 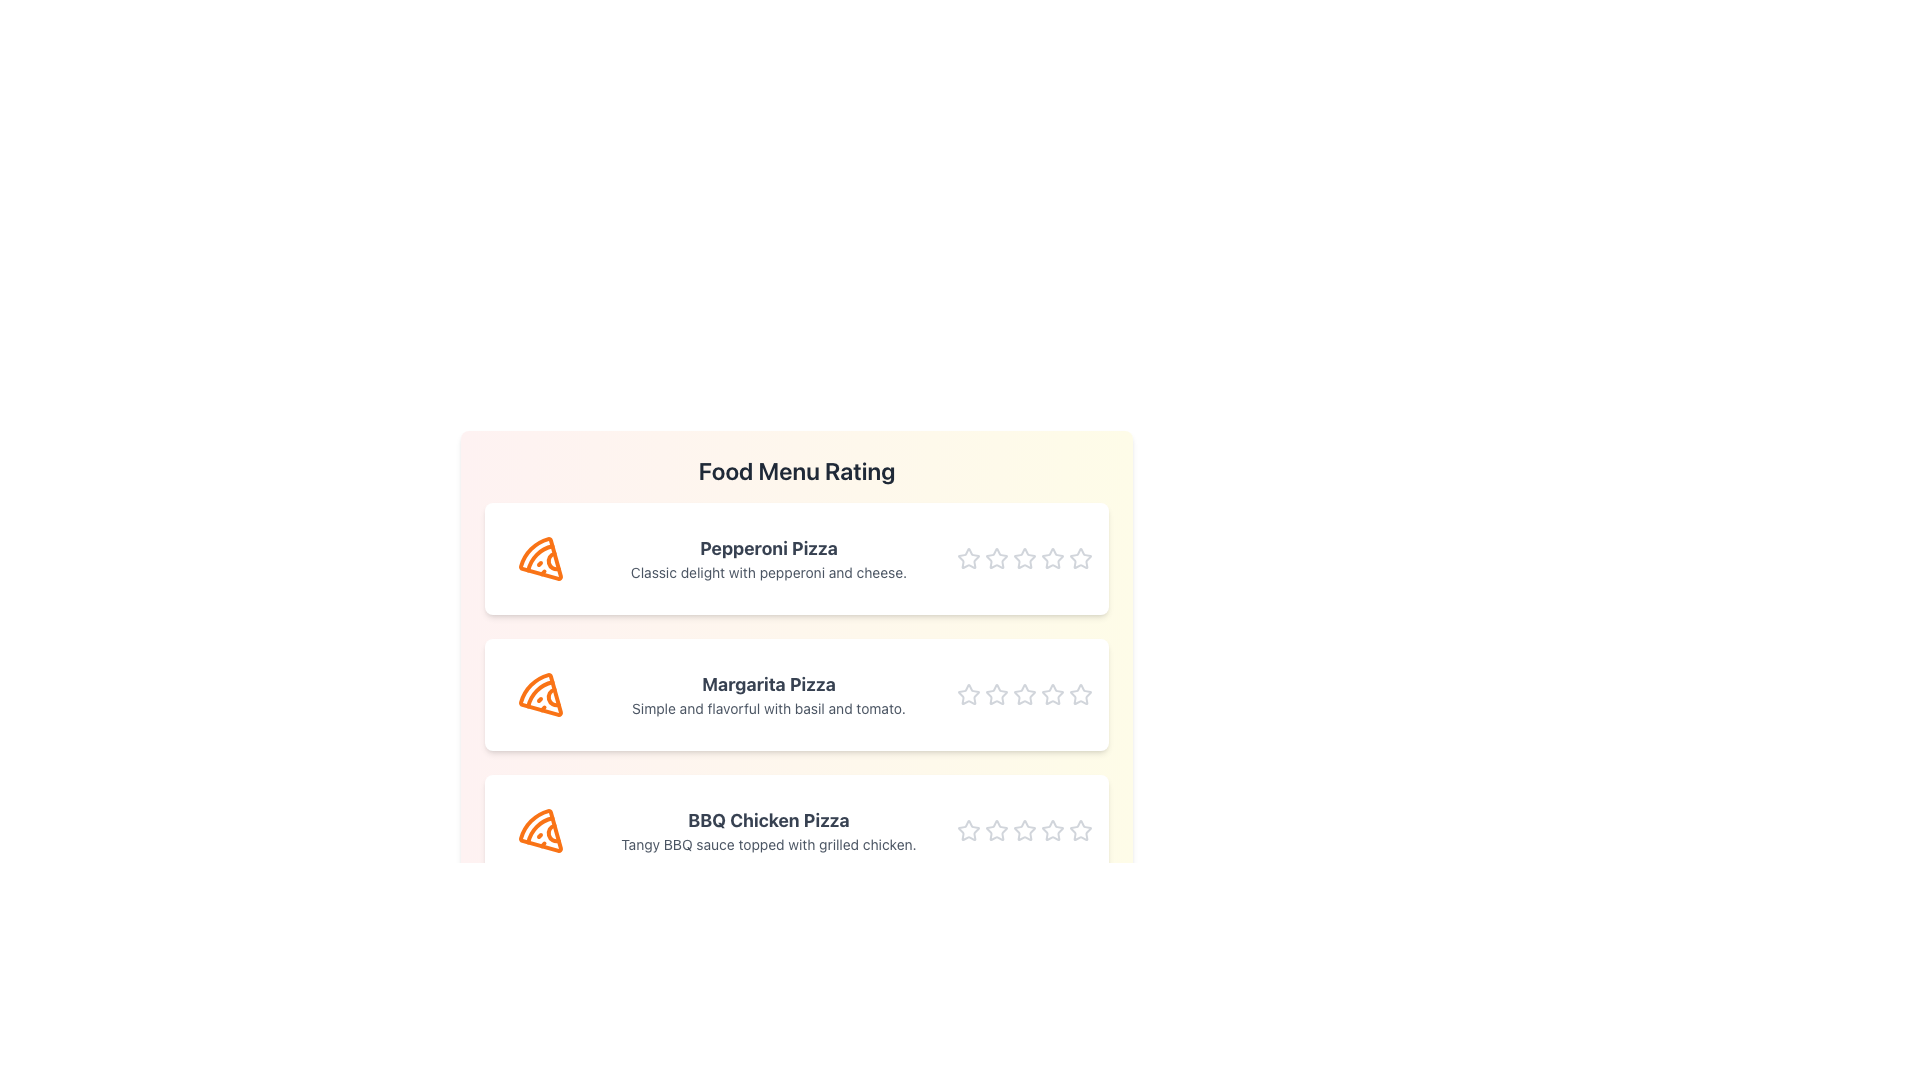 I want to click on the third hollow star icon in the rating section for 'Pepperoni Pizza' to observe the visual hover effect, so click(x=1025, y=559).